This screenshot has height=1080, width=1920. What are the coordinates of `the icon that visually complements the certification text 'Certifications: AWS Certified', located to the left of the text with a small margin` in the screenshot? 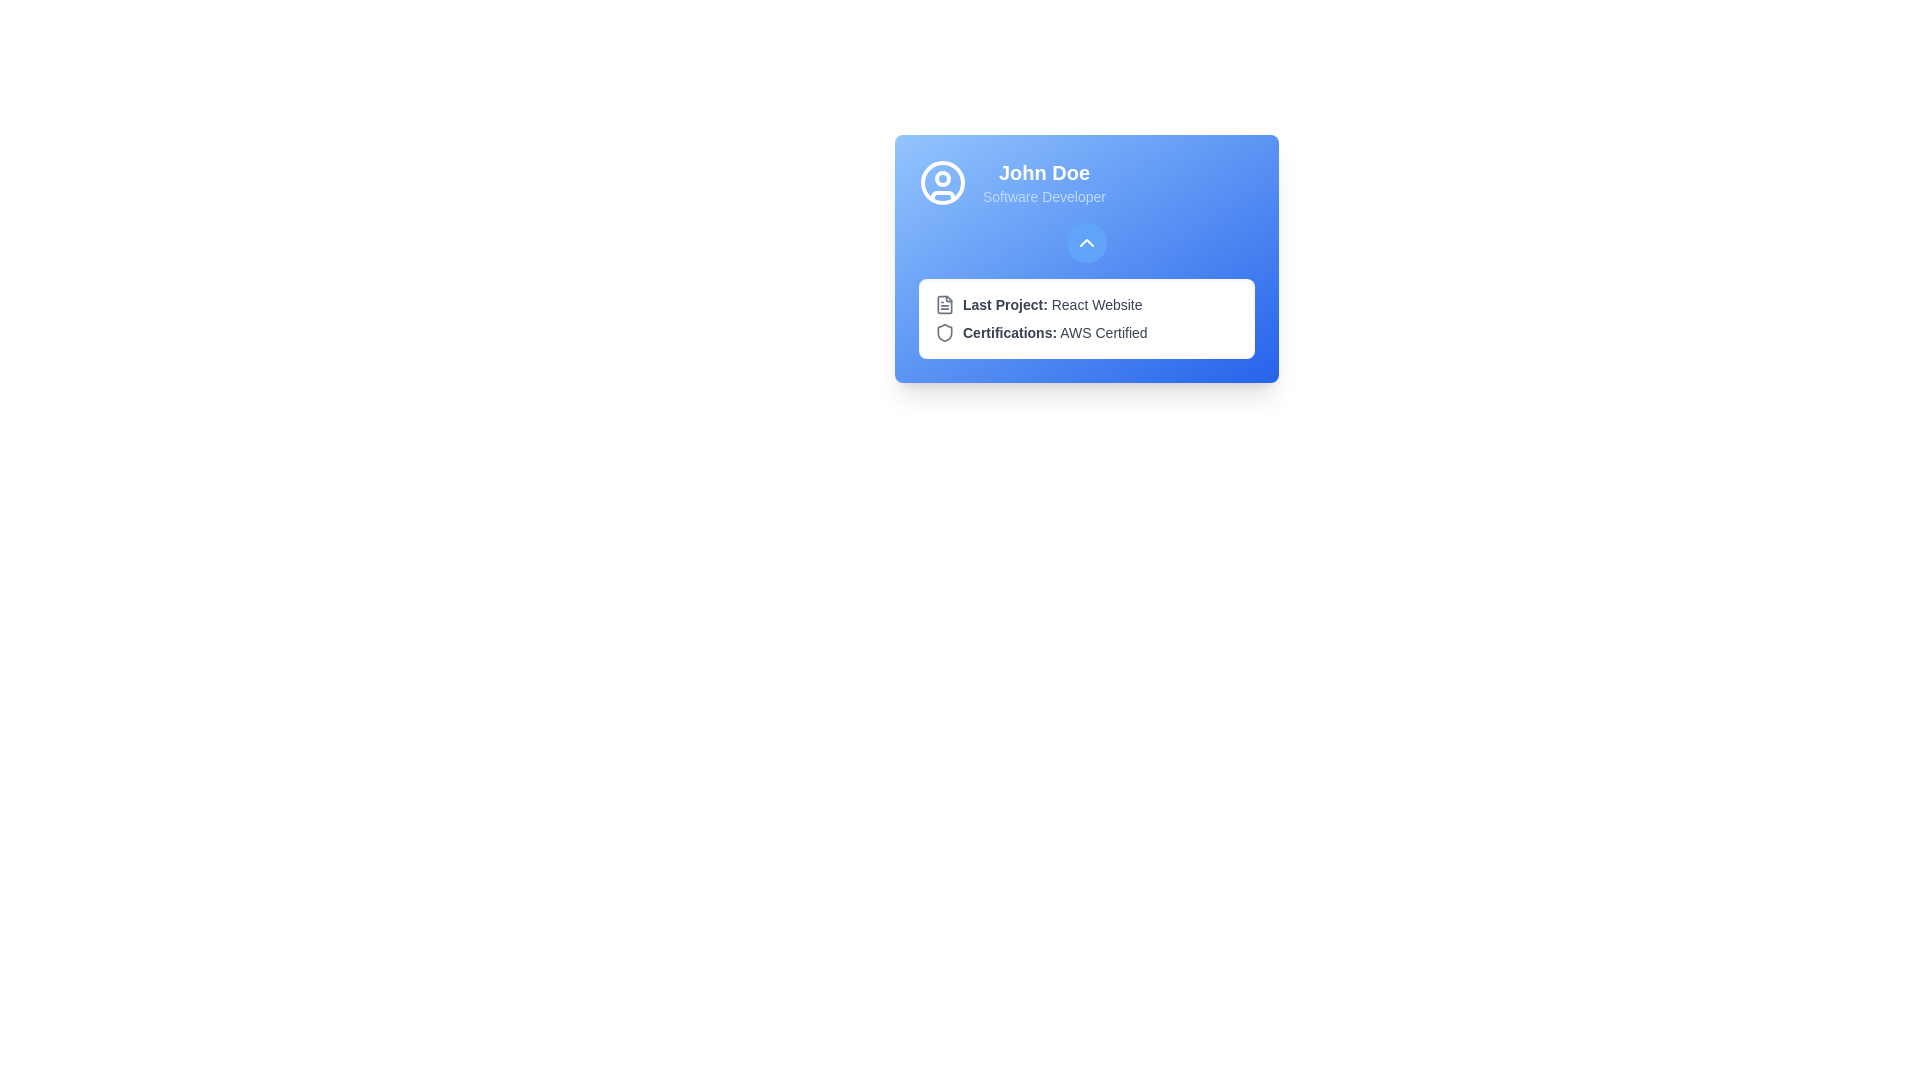 It's located at (944, 331).